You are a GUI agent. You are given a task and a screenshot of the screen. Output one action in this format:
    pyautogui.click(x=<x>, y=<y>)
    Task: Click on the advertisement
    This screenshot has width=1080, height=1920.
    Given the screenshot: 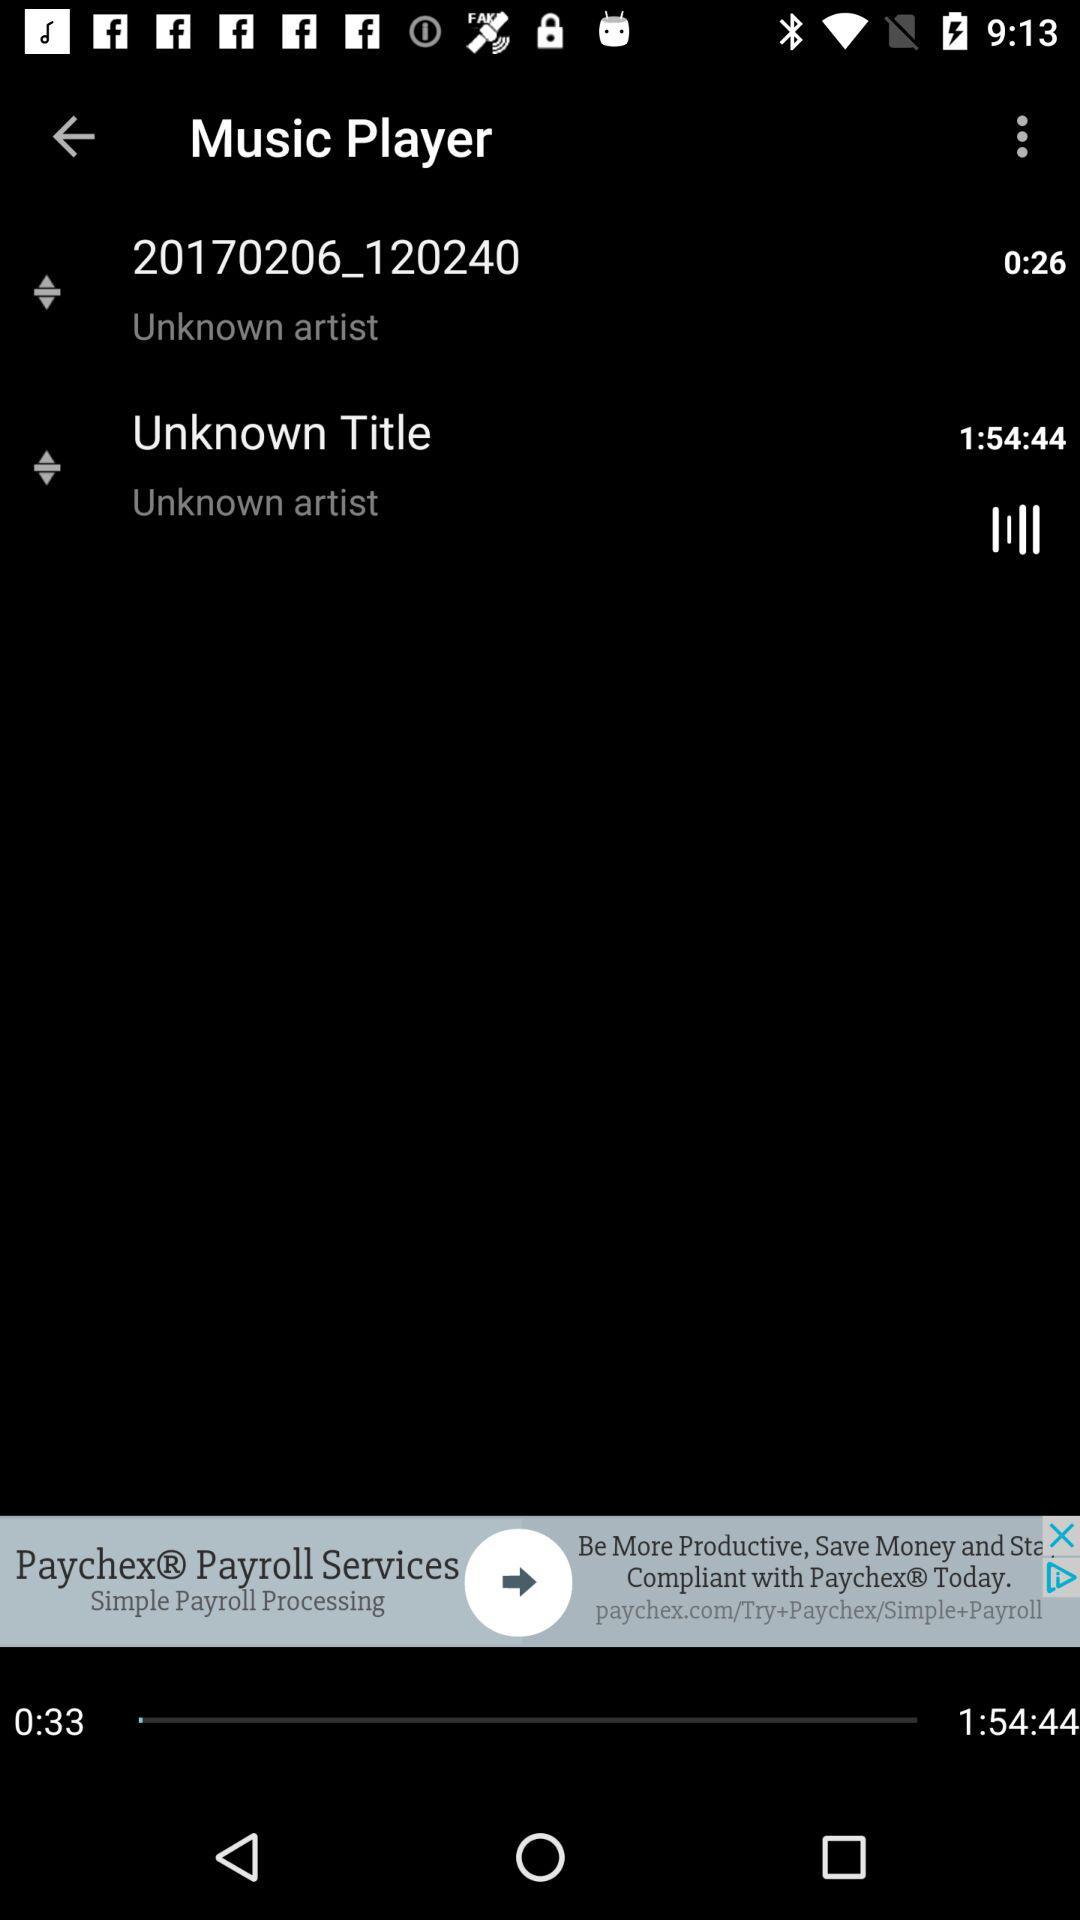 What is the action you would take?
    pyautogui.click(x=540, y=1580)
    